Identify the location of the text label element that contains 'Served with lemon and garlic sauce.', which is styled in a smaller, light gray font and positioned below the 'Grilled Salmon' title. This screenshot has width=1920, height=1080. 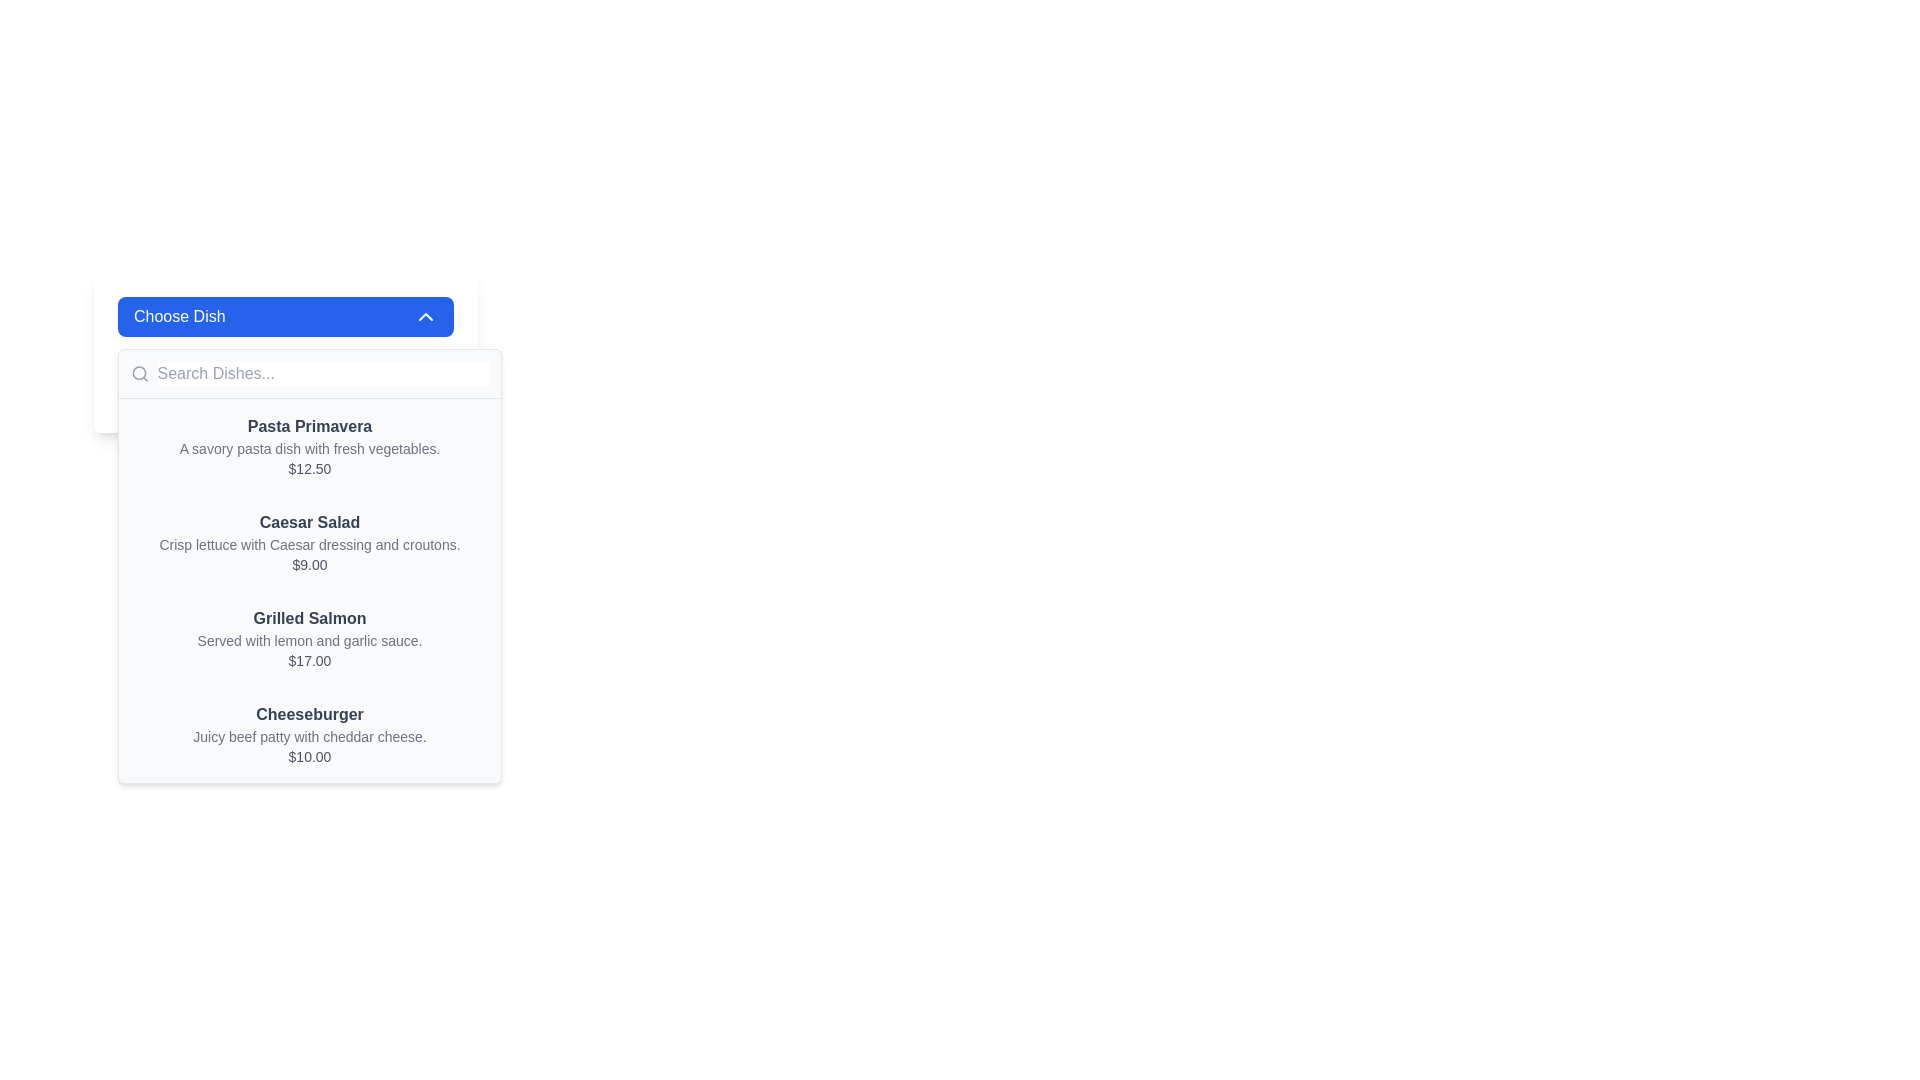
(309, 640).